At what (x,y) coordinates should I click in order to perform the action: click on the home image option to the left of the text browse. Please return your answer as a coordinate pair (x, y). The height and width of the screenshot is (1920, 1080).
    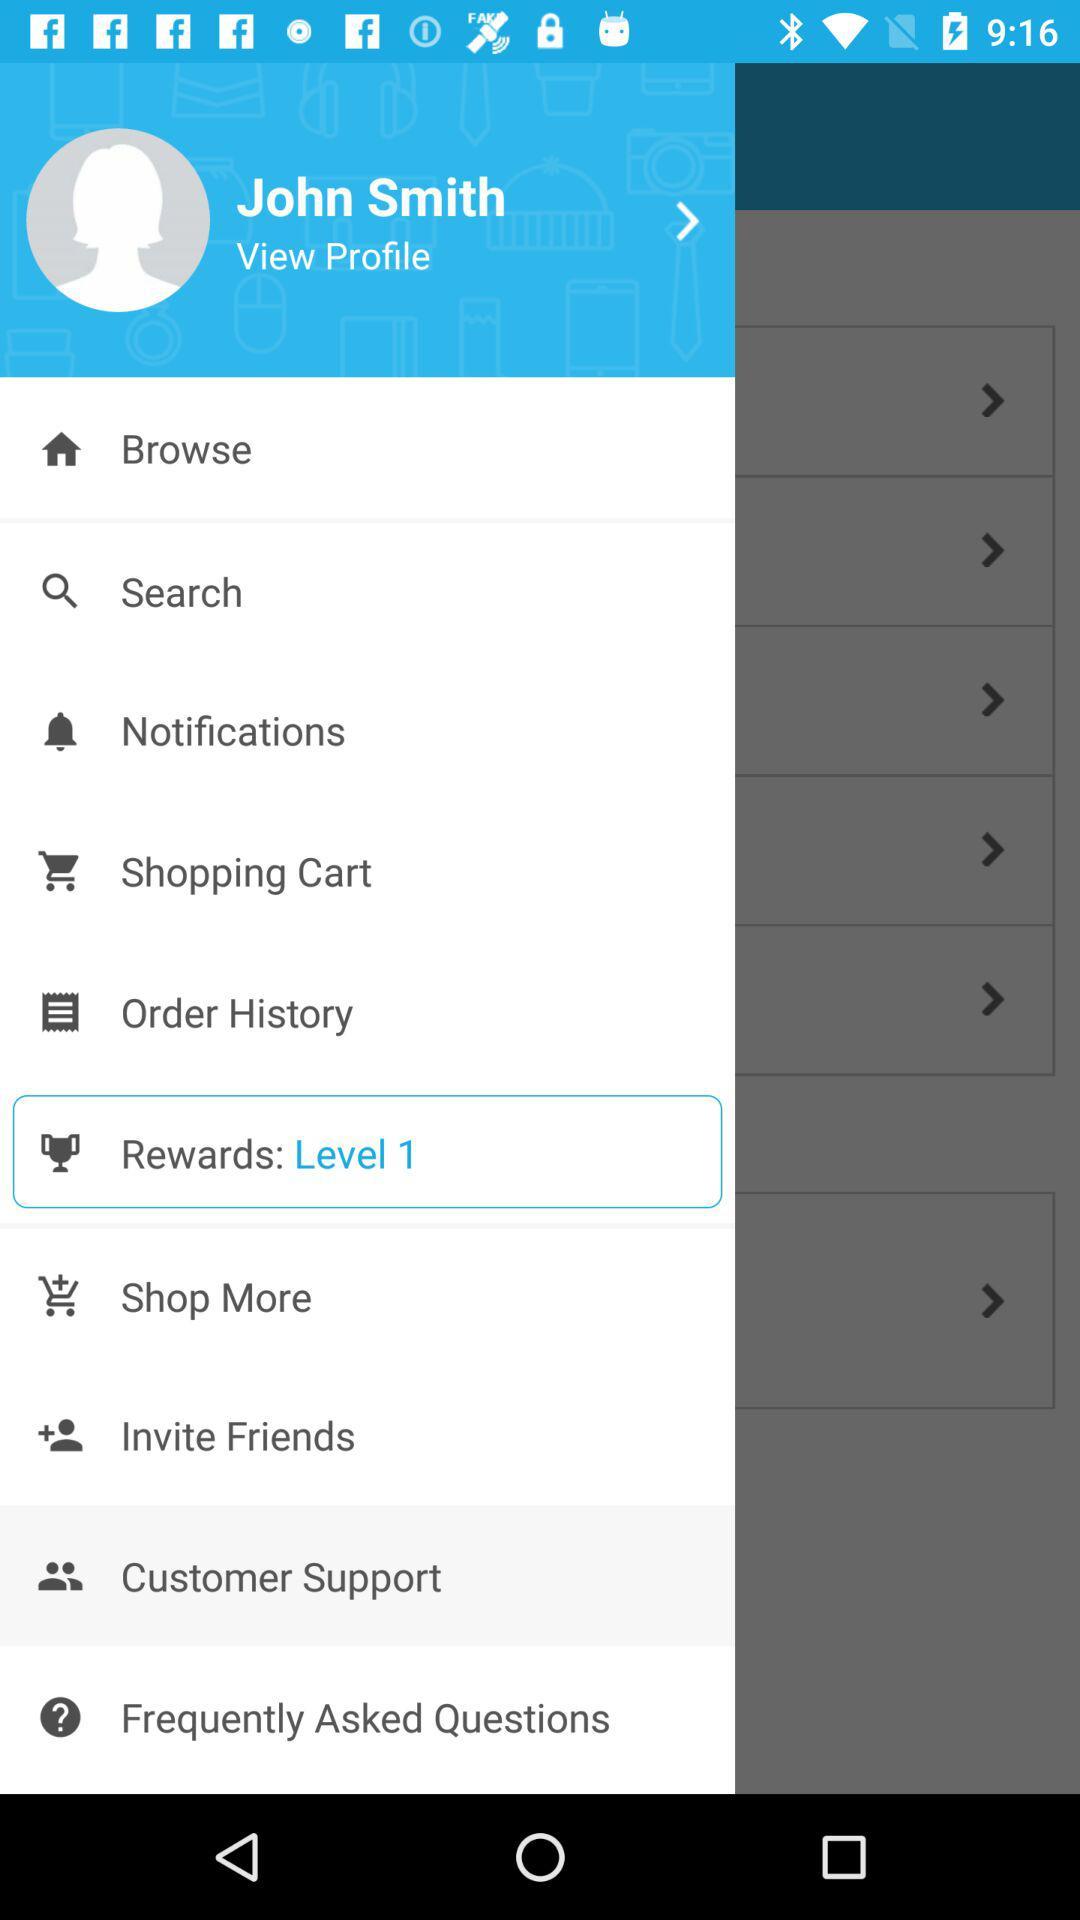
    Looking at the image, I should click on (59, 446).